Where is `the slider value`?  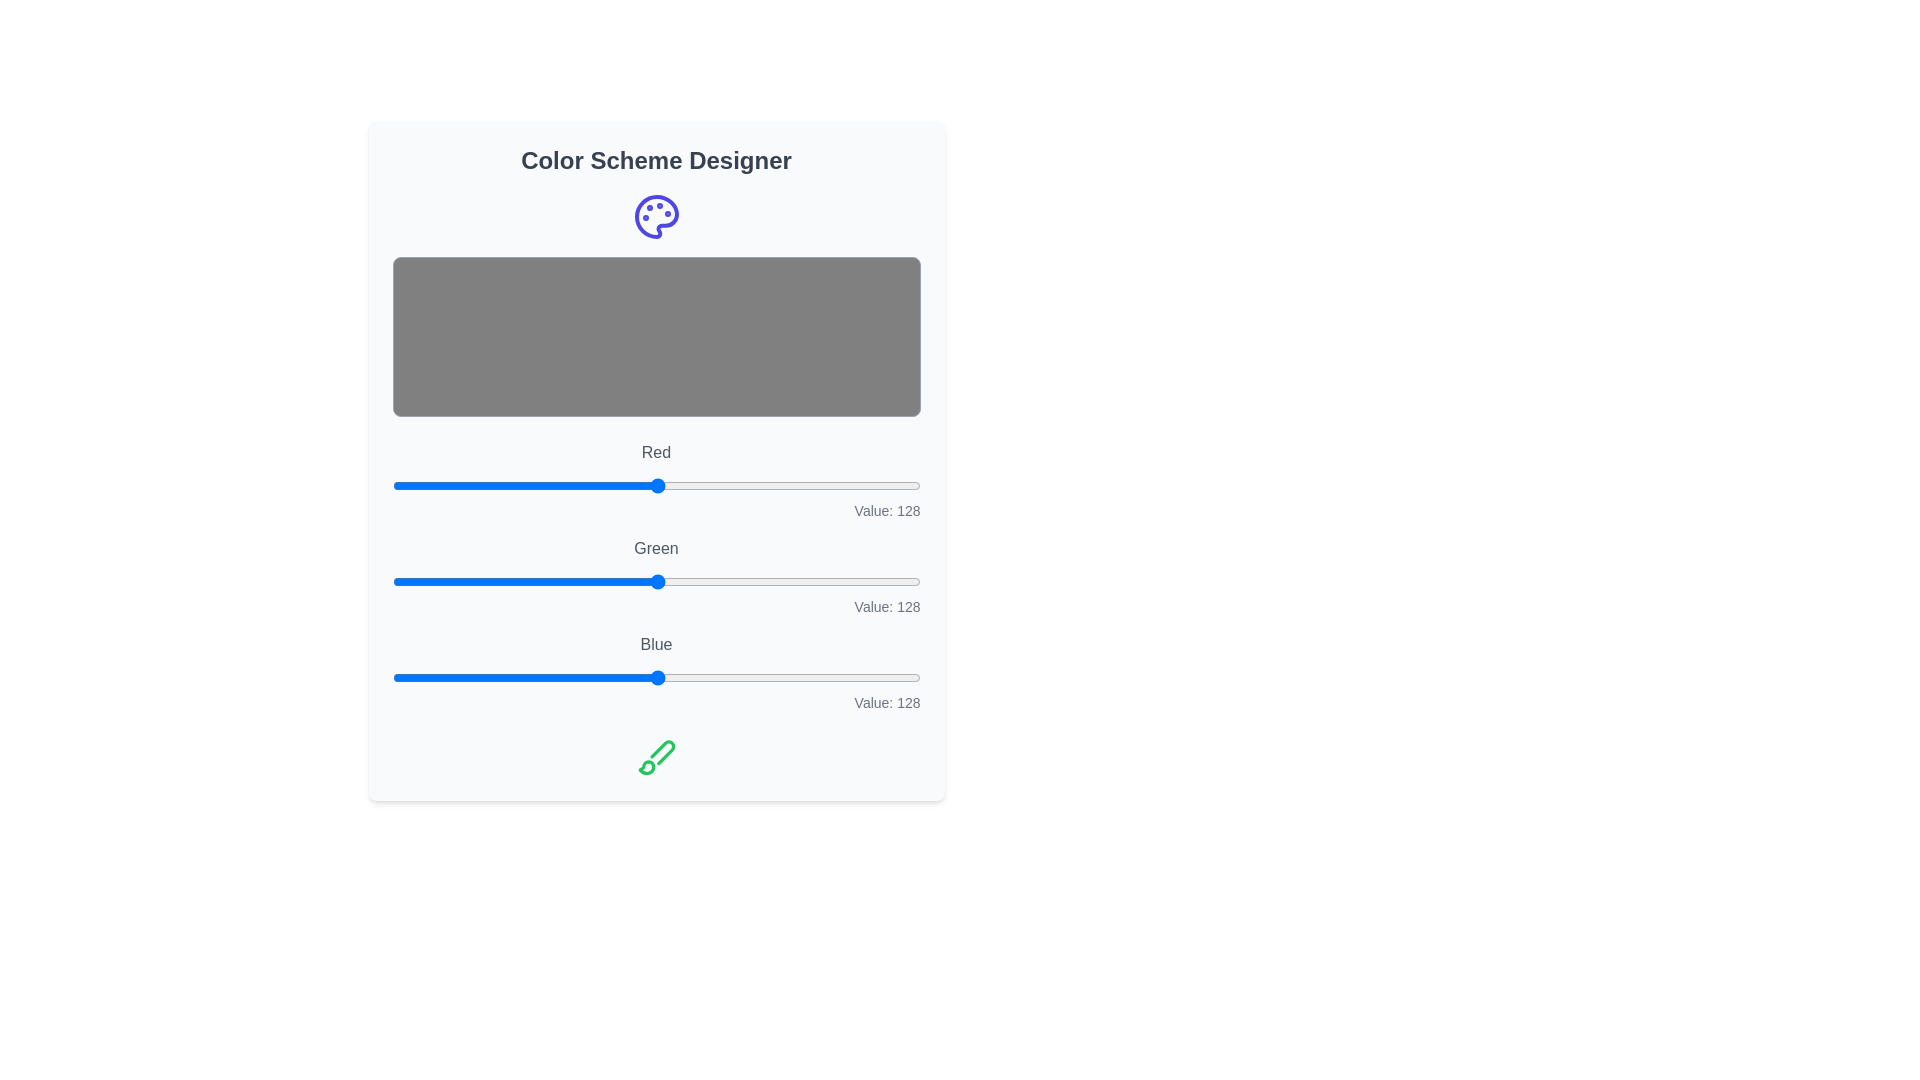
the slider value is located at coordinates (476, 677).